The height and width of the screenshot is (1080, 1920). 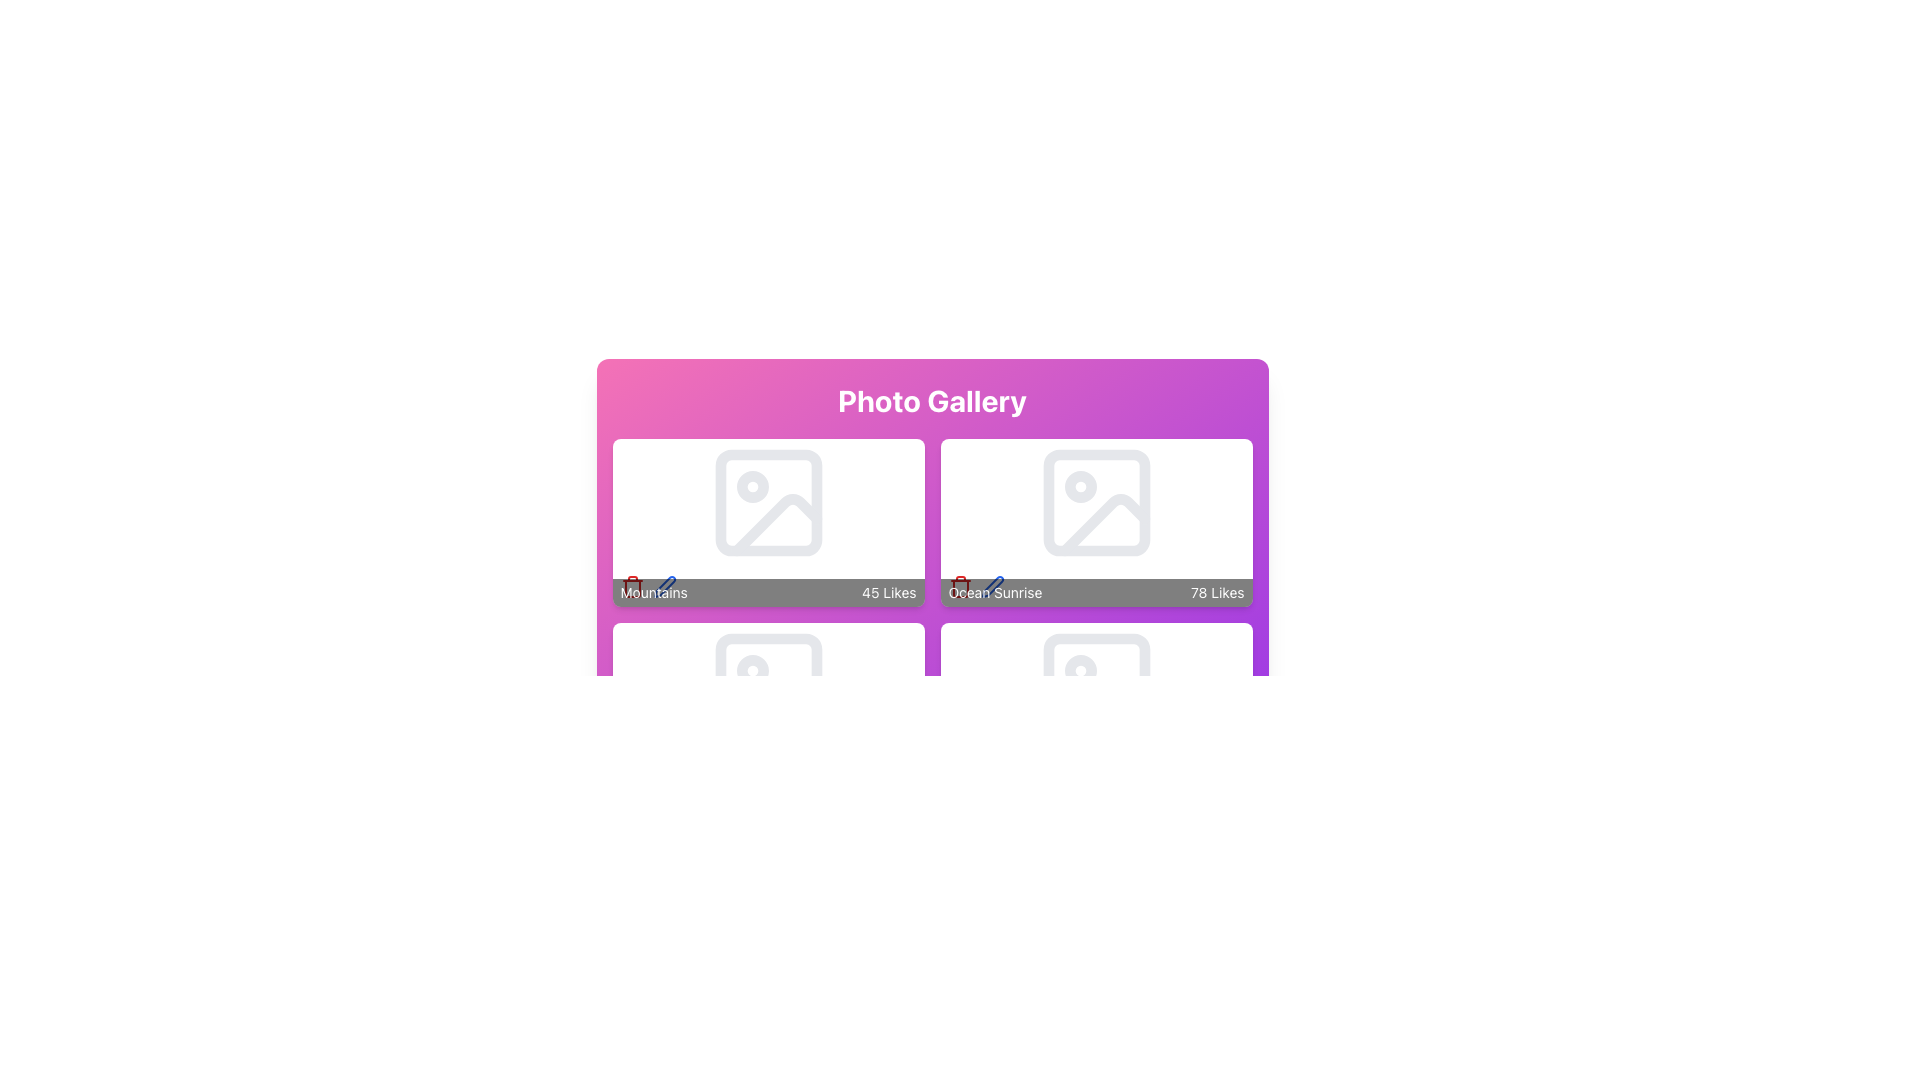 I want to click on the small solid circle located in the lower-middle section of the image frame, which represents an image placeholder, so click(x=751, y=671).